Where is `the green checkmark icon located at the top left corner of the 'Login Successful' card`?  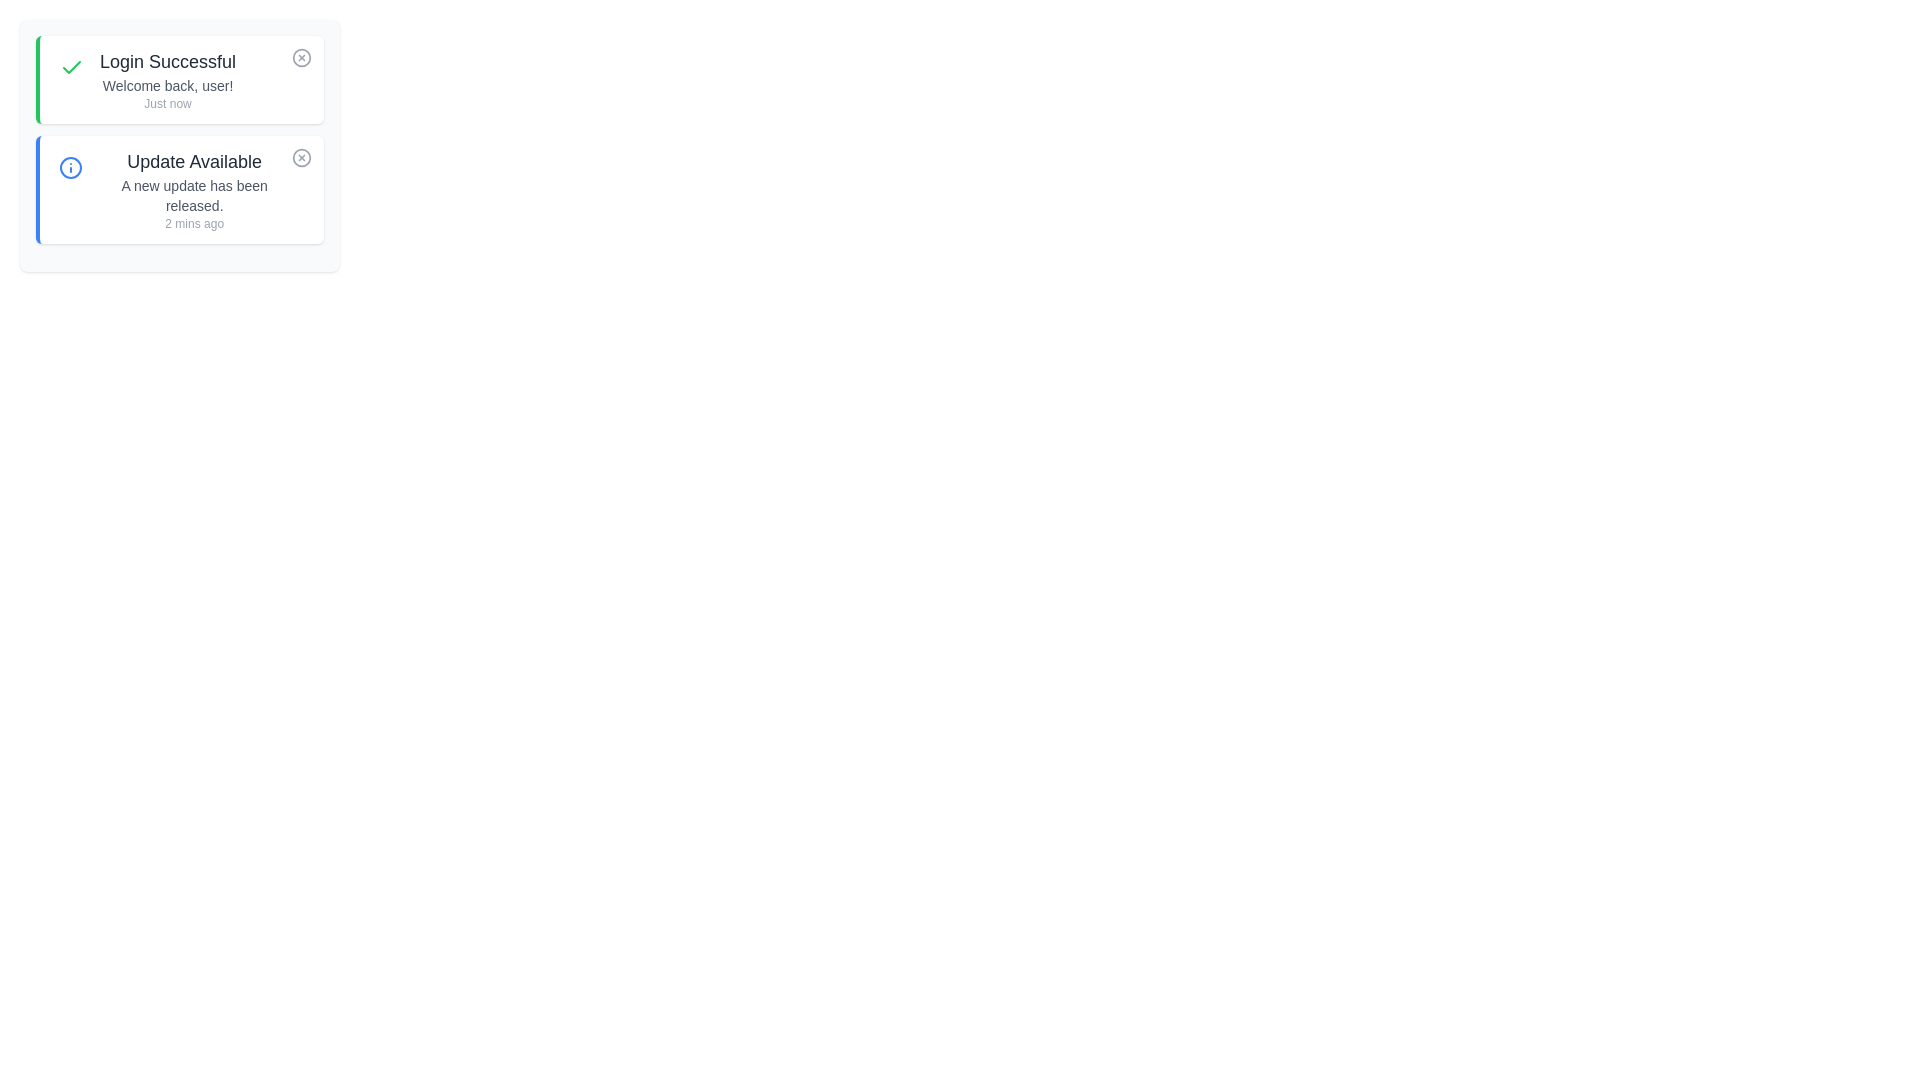 the green checkmark icon located at the top left corner of the 'Login Successful' card is located at coordinates (72, 67).